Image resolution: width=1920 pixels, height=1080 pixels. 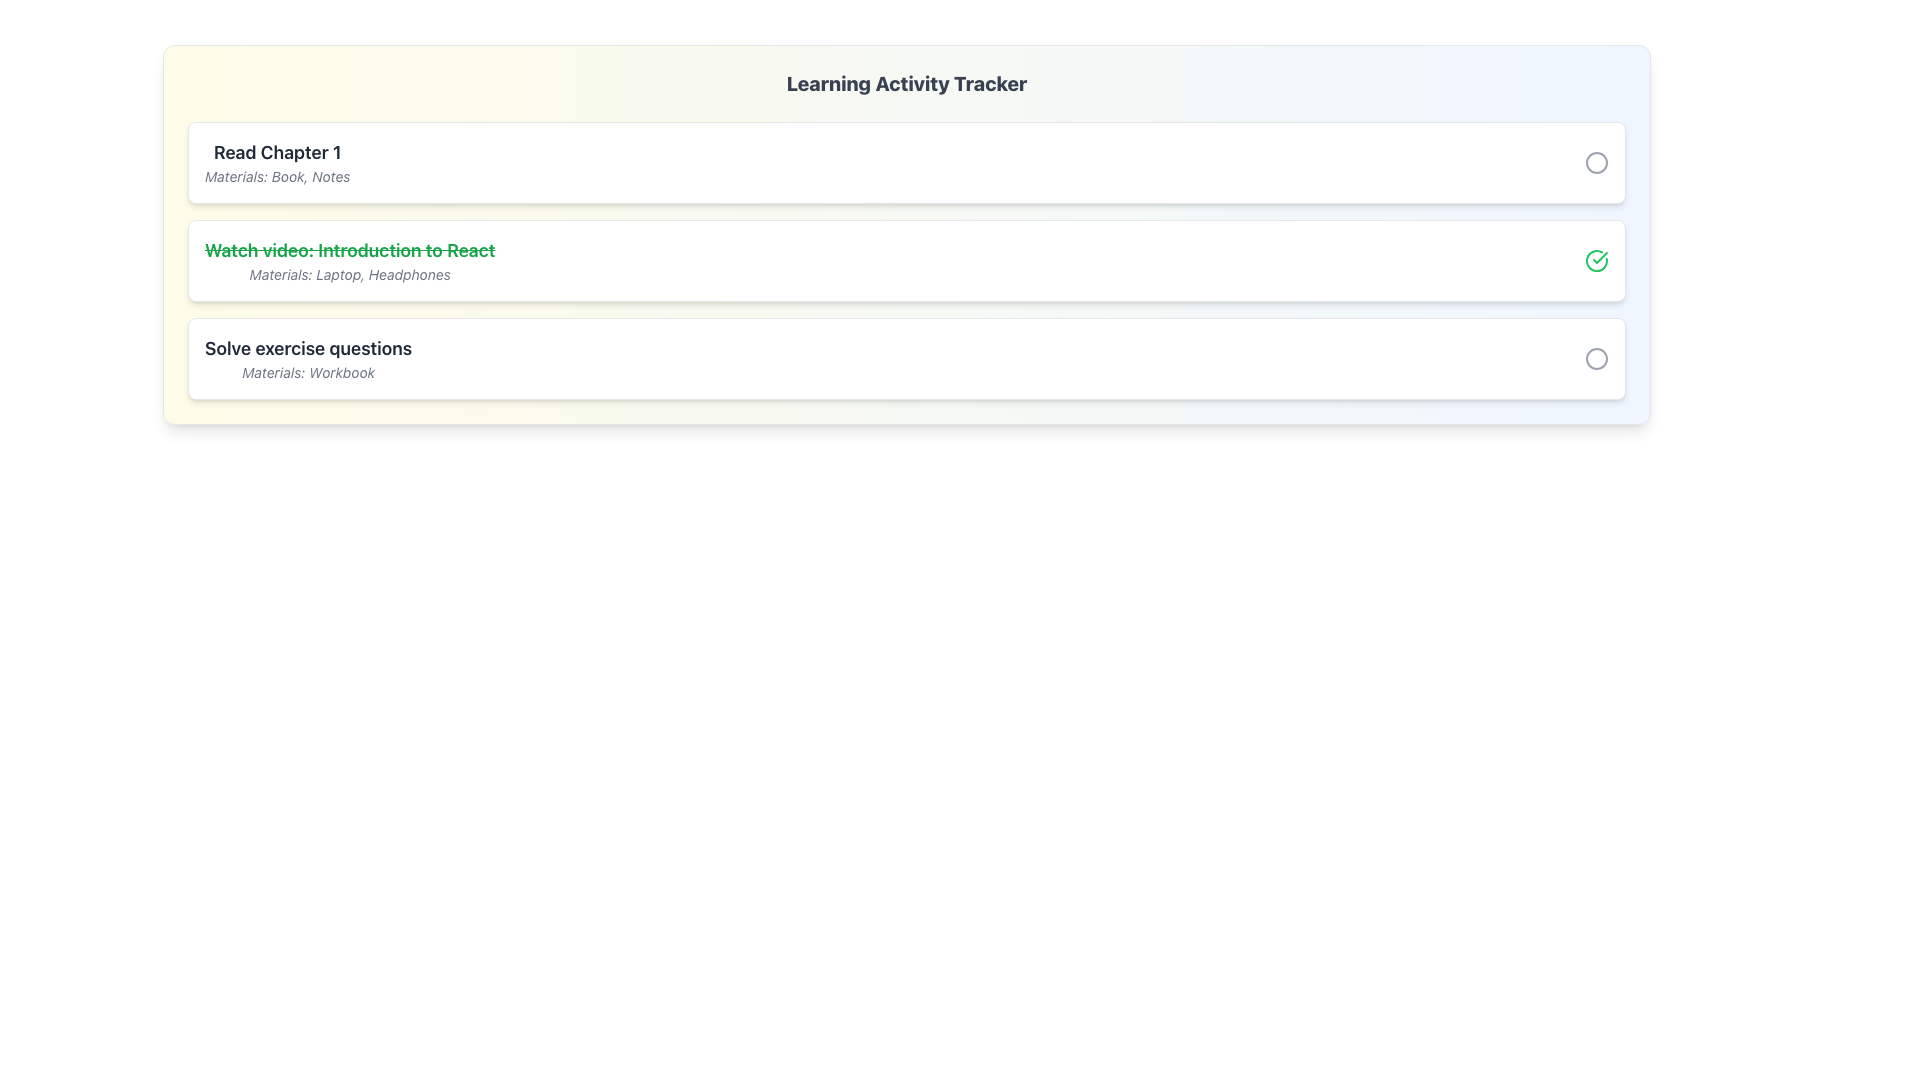 What do you see at coordinates (906, 357) in the screenshot?
I see `the interactive card component titled 'Solve exercise questions' which provides supplementary information 'Materials: Workbook' in the 'Learning Activity Tracker' section` at bounding box center [906, 357].